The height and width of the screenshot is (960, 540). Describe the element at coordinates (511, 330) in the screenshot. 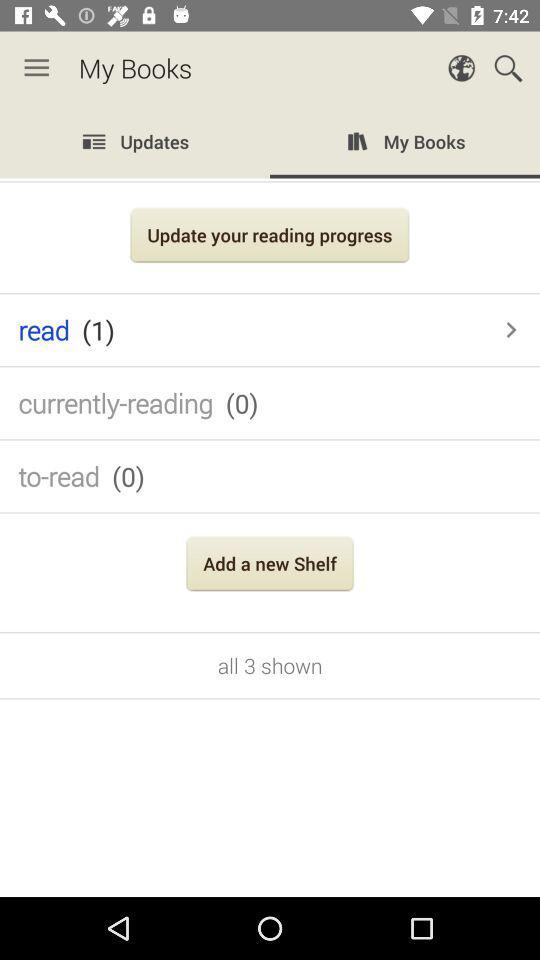

I see `the item on the right` at that location.